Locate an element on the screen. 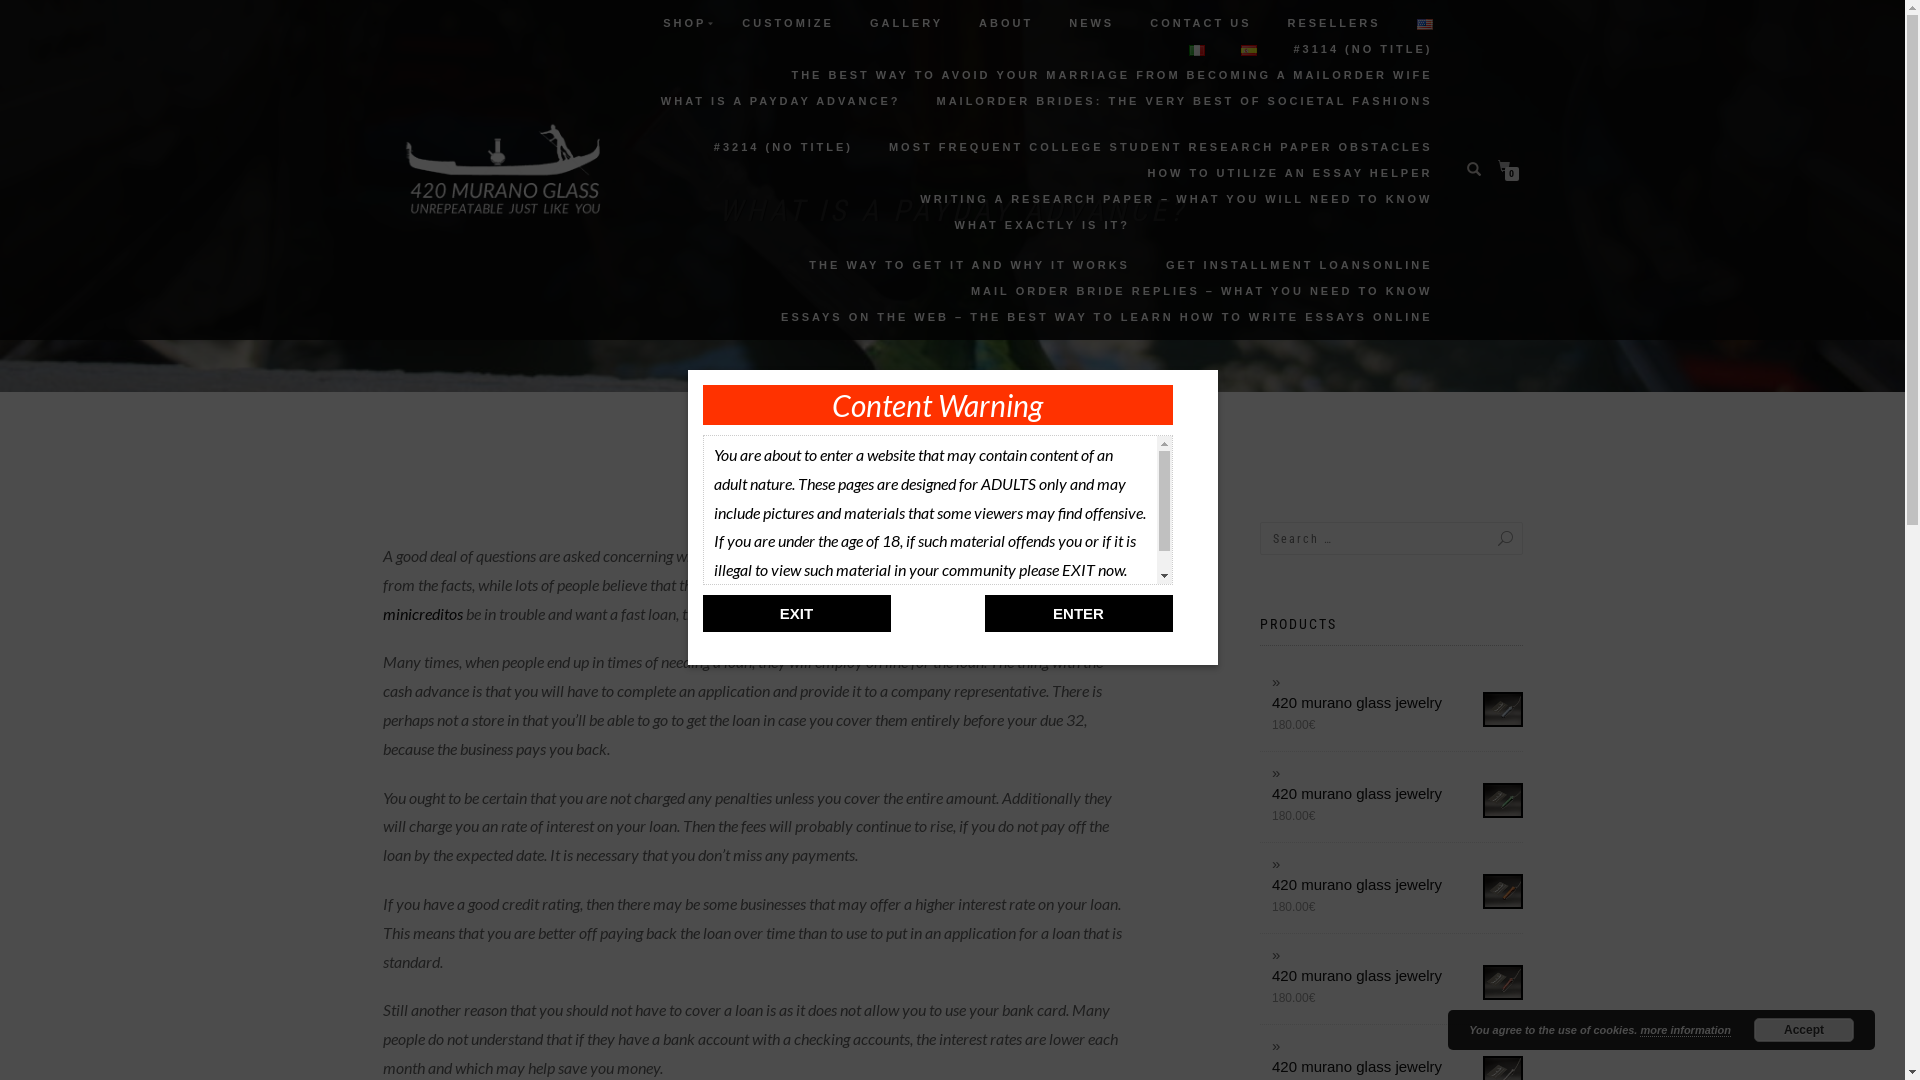  'RESELLERS' is located at coordinates (1333, 23).